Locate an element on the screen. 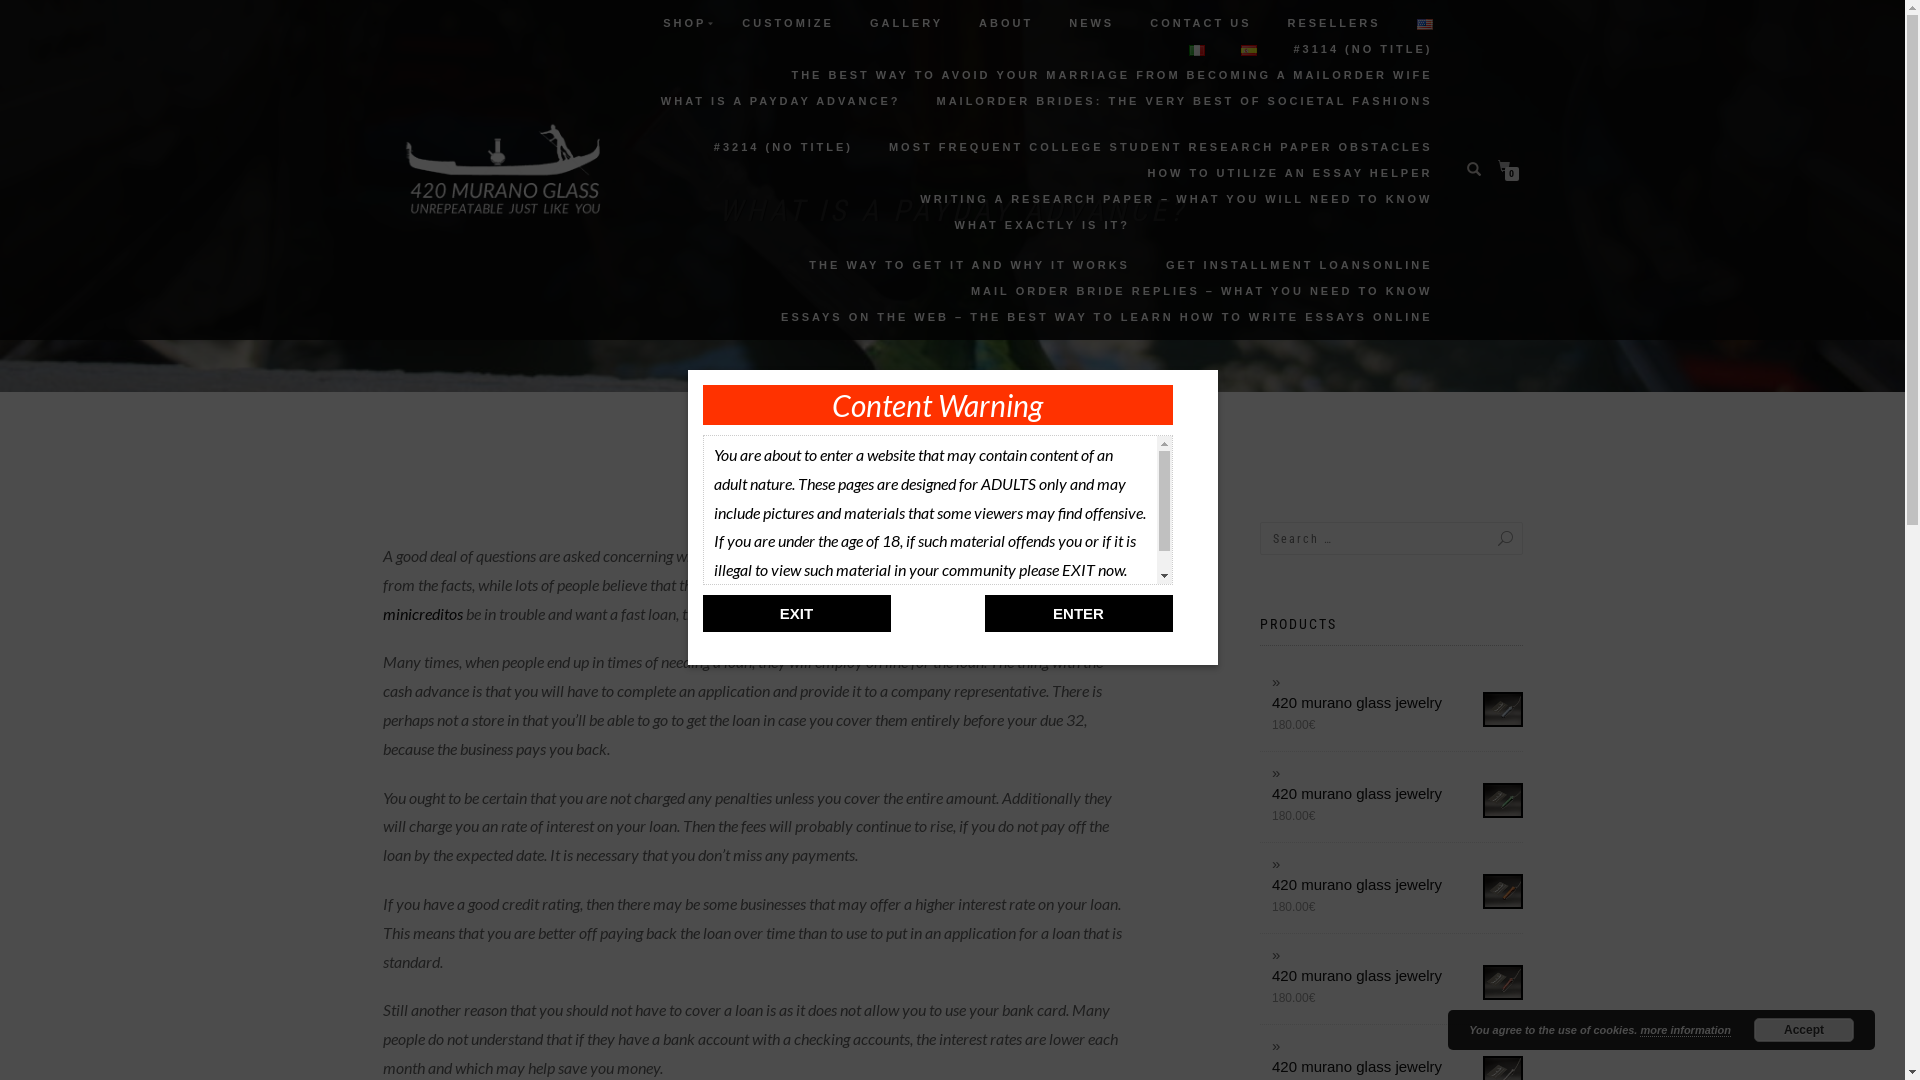  'RESELLERS' is located at coordinates (1333, 23).